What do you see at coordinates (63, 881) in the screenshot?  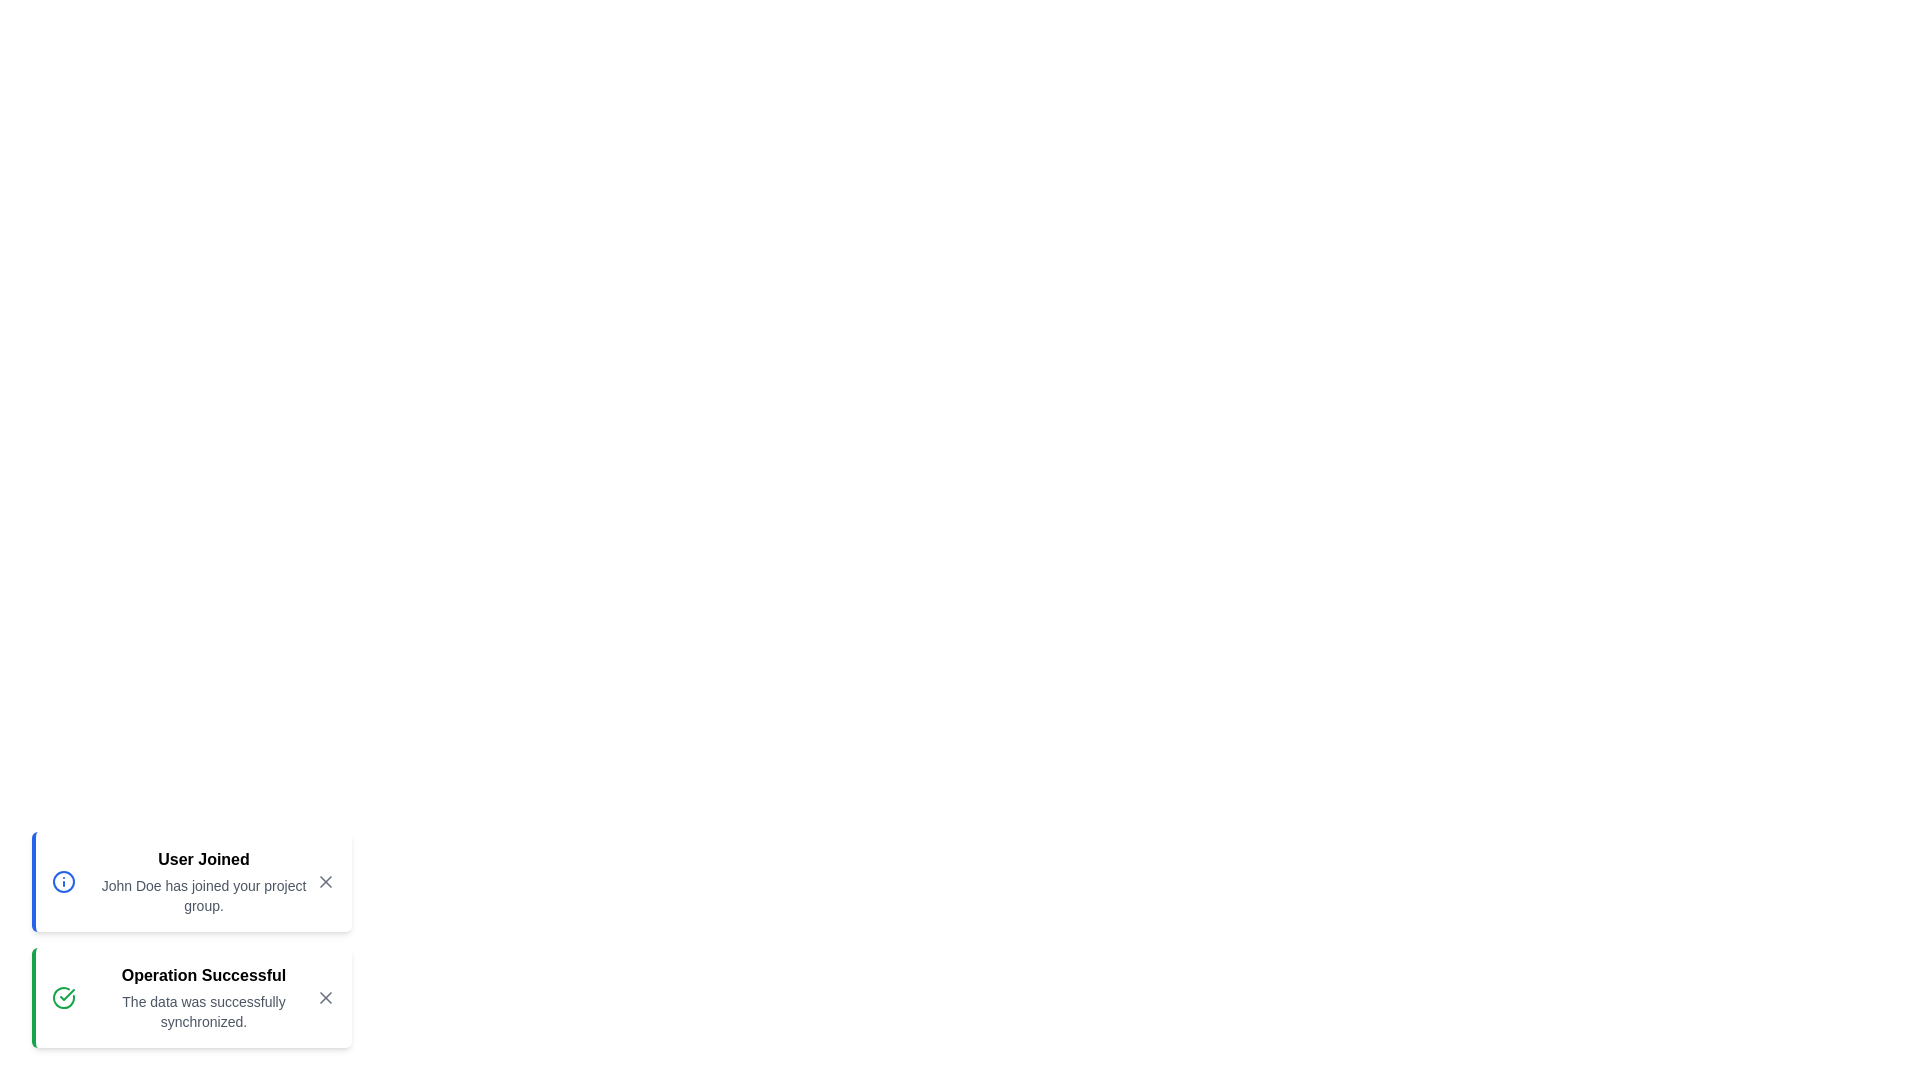 I see `the icon representing the notification type in the notification bar` at bounding box center [63, 881].